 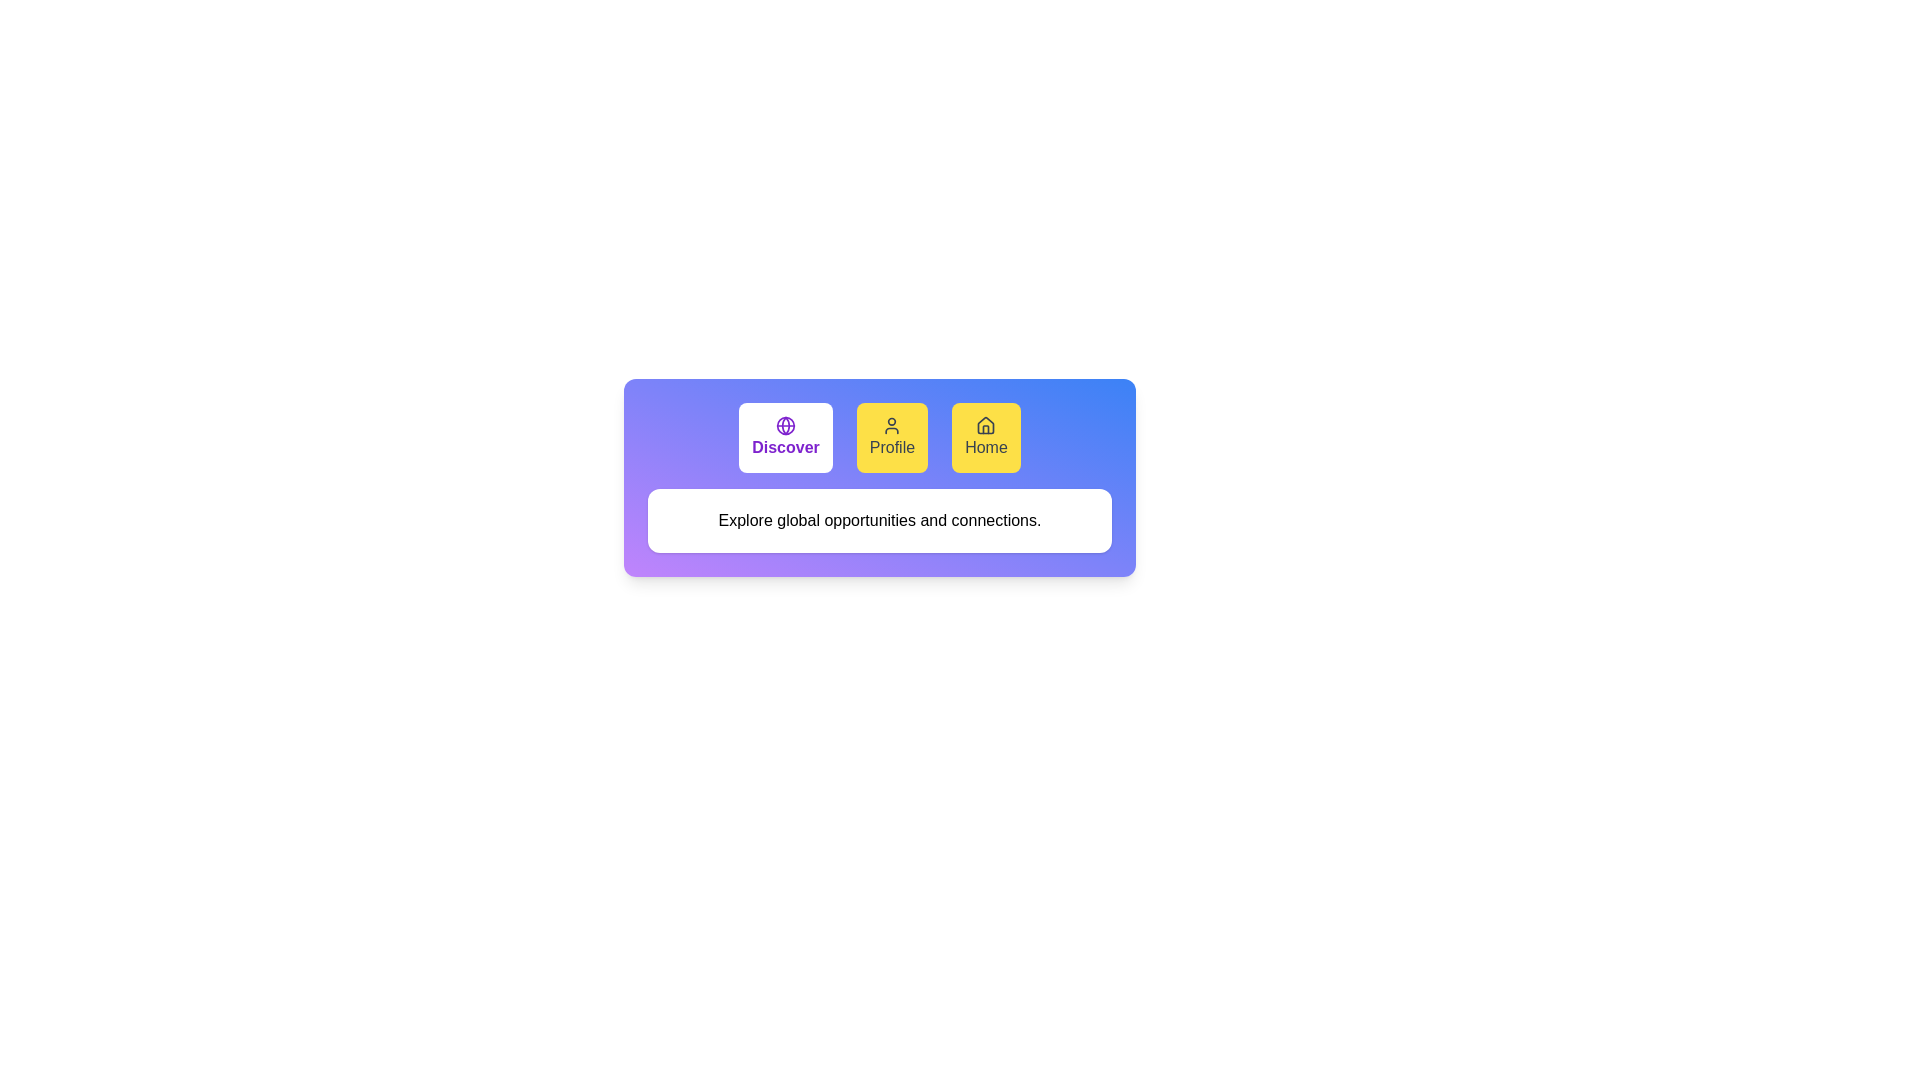 I want to click on the decorative globe icon that is part of the 'Discover' button, located at the top left of the button group, so click(x=785, y=424).